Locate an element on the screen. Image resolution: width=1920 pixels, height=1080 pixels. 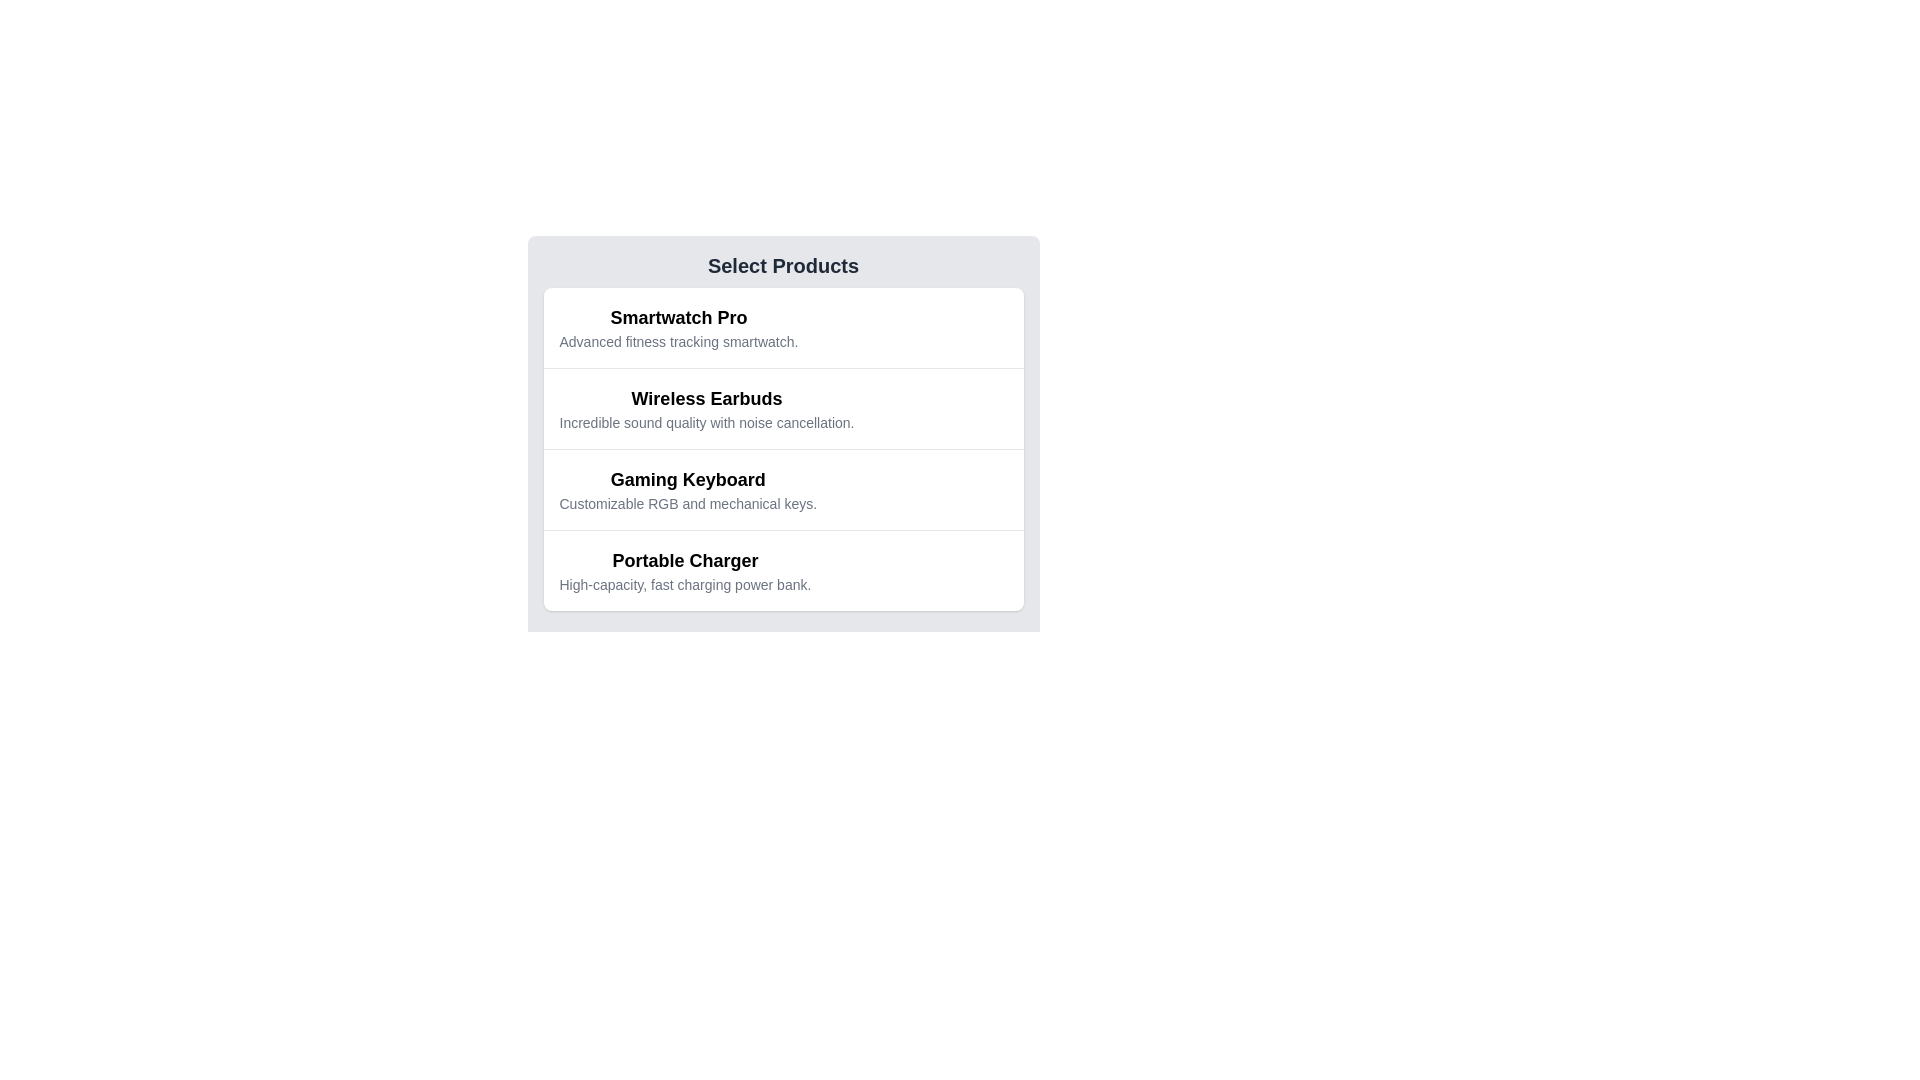
the text label that reads 'High-capacity, fast charging power bank.' which is styled in a smaller gray font and located below the 'Portable Charger' title is located at coordinates (685, 585).